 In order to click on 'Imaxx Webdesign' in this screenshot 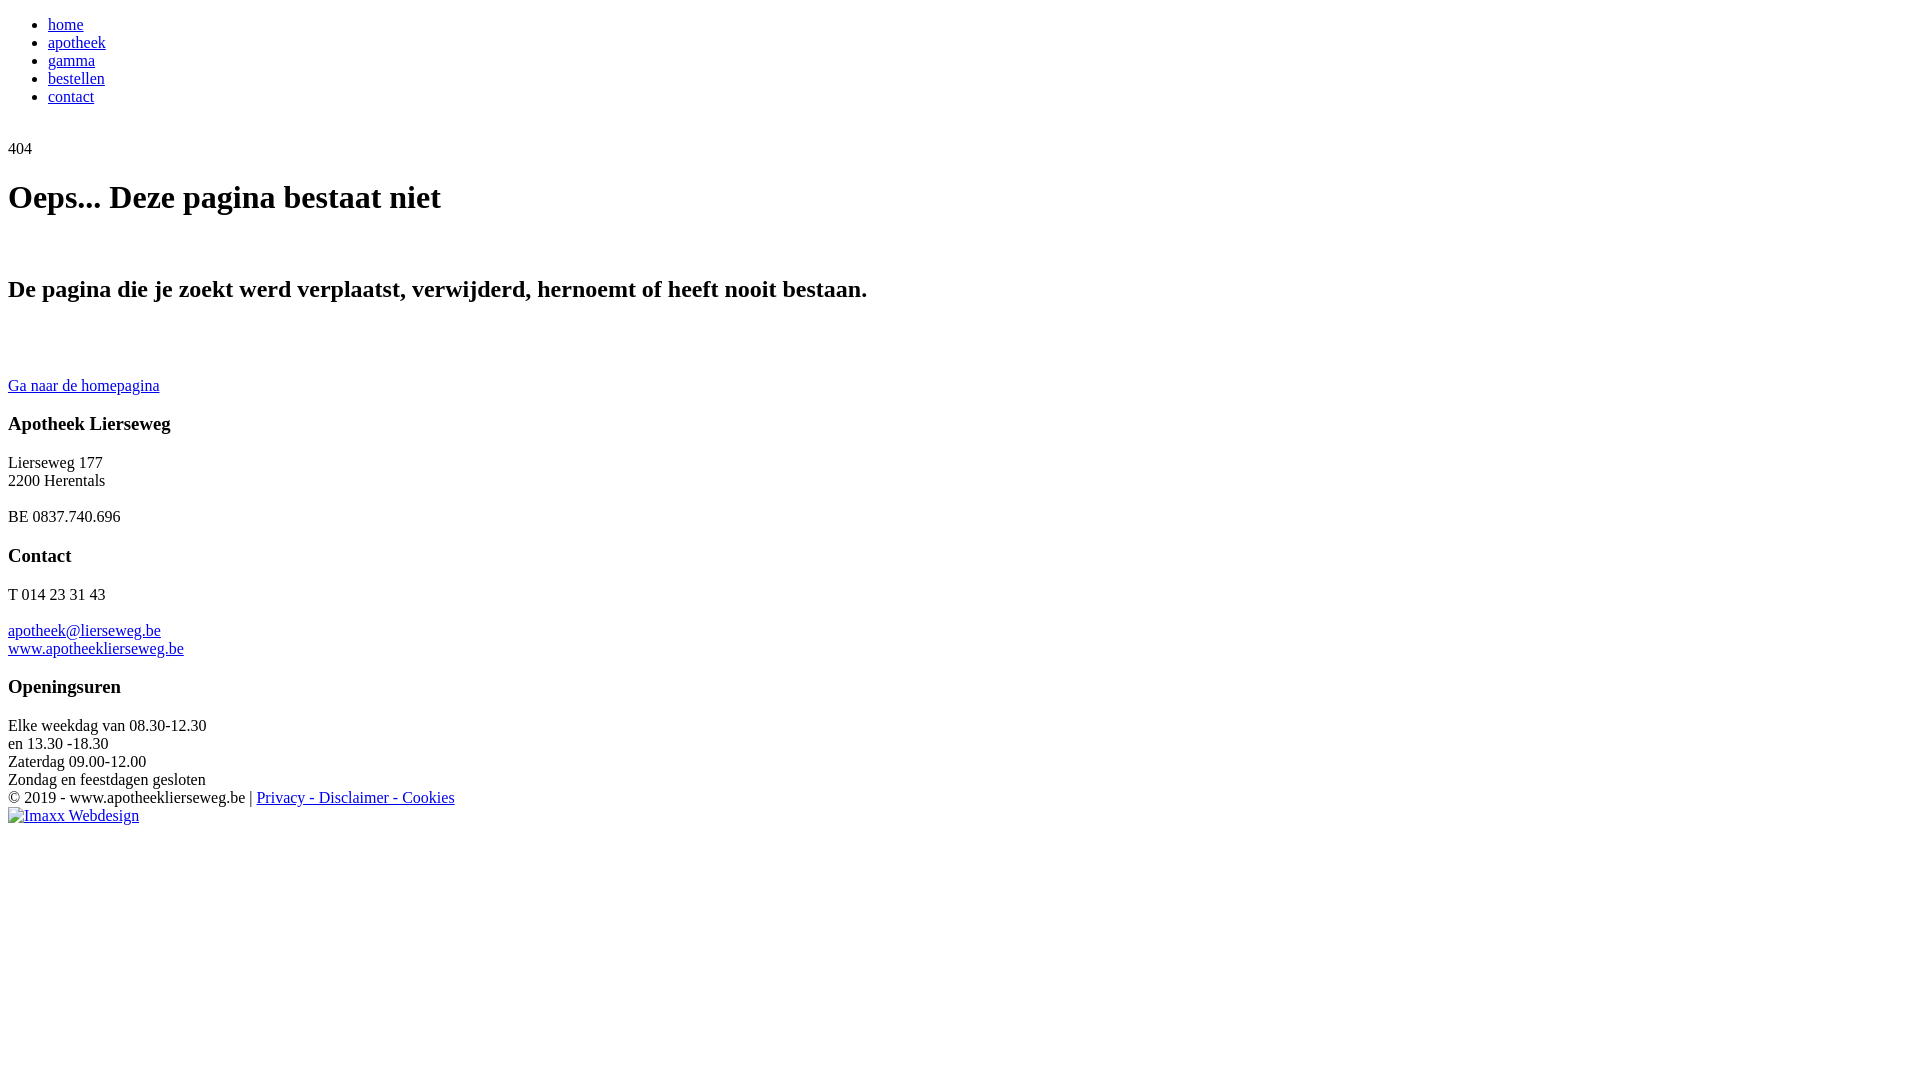, I will do `click(73, 815)`.